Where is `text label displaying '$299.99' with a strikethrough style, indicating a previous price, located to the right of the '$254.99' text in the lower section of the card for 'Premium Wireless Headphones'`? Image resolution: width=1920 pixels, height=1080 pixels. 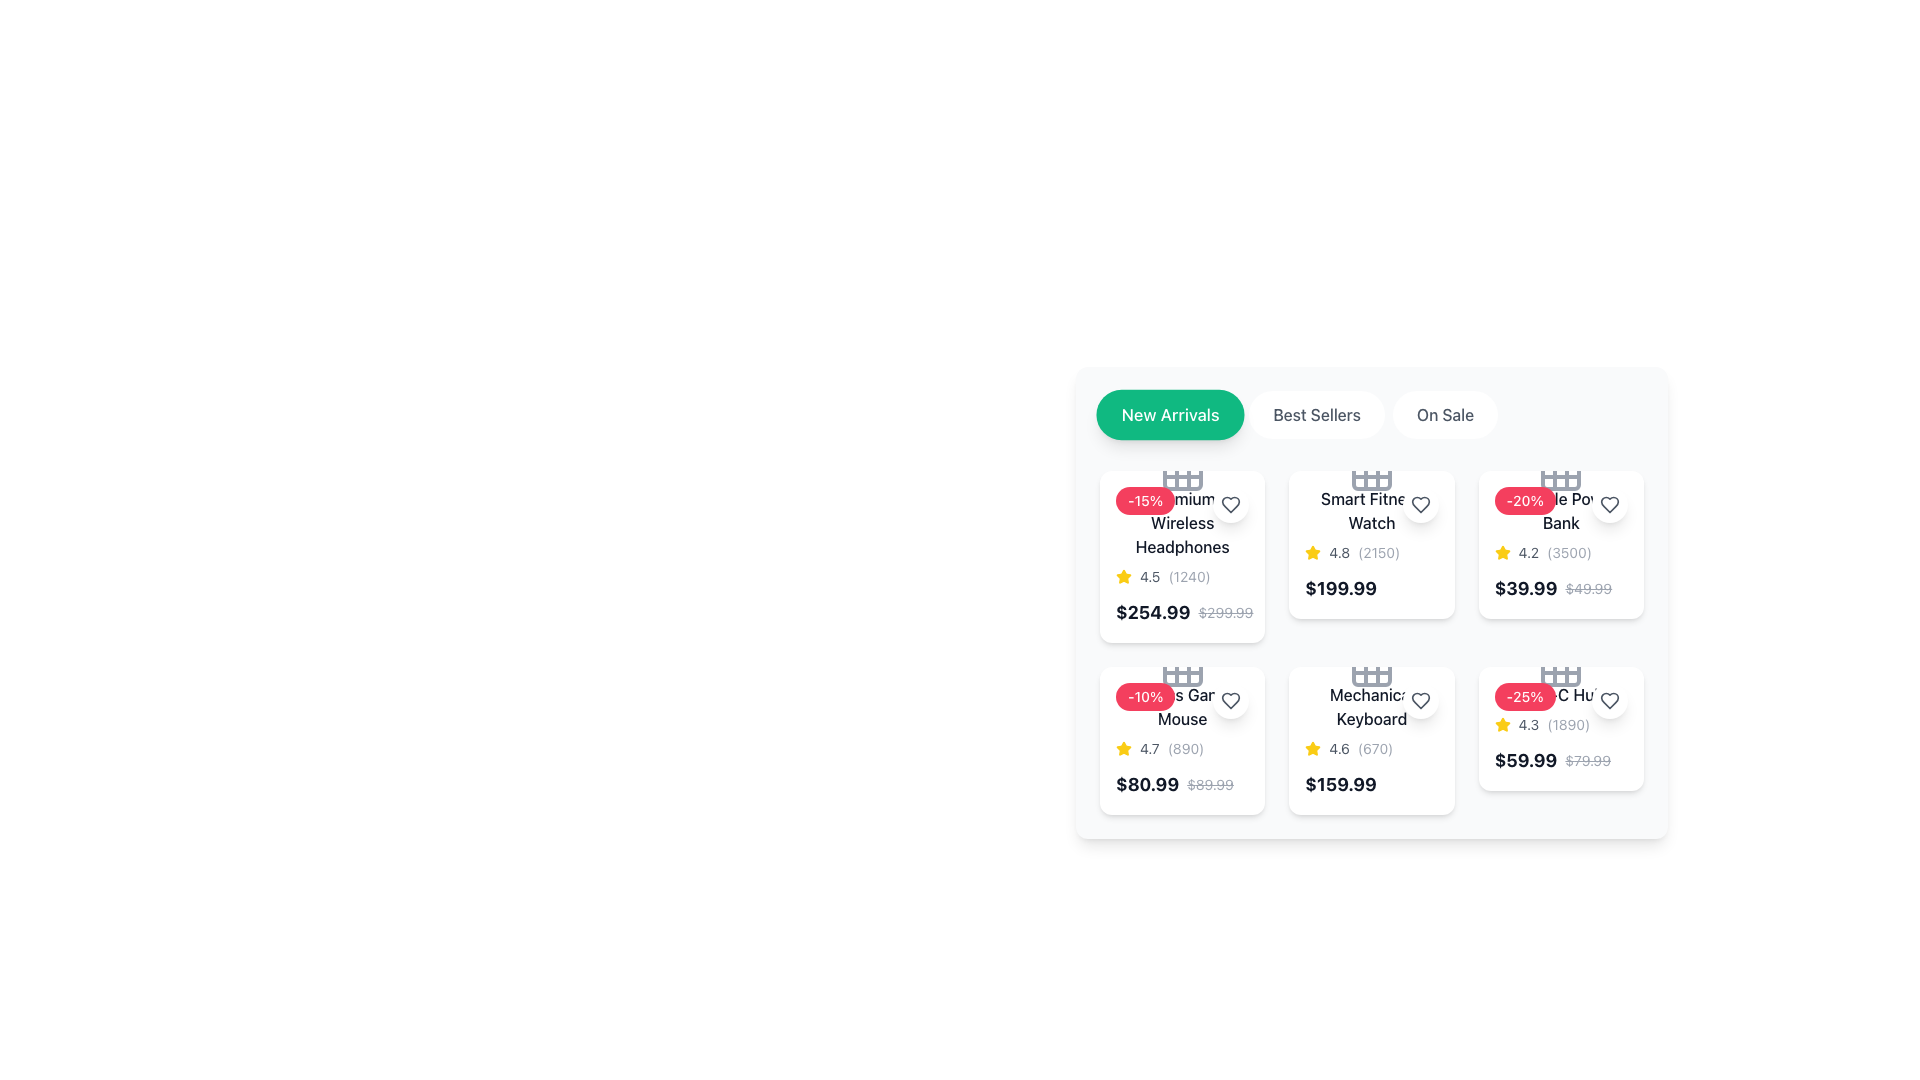 text label displaying '$299.99' with a strikethrough style, indicating a previous price, located to the right of the '$254.99' text in the lower section of the card for 'Premium Wireless Headphones' is located at coordinates (1224, 612).